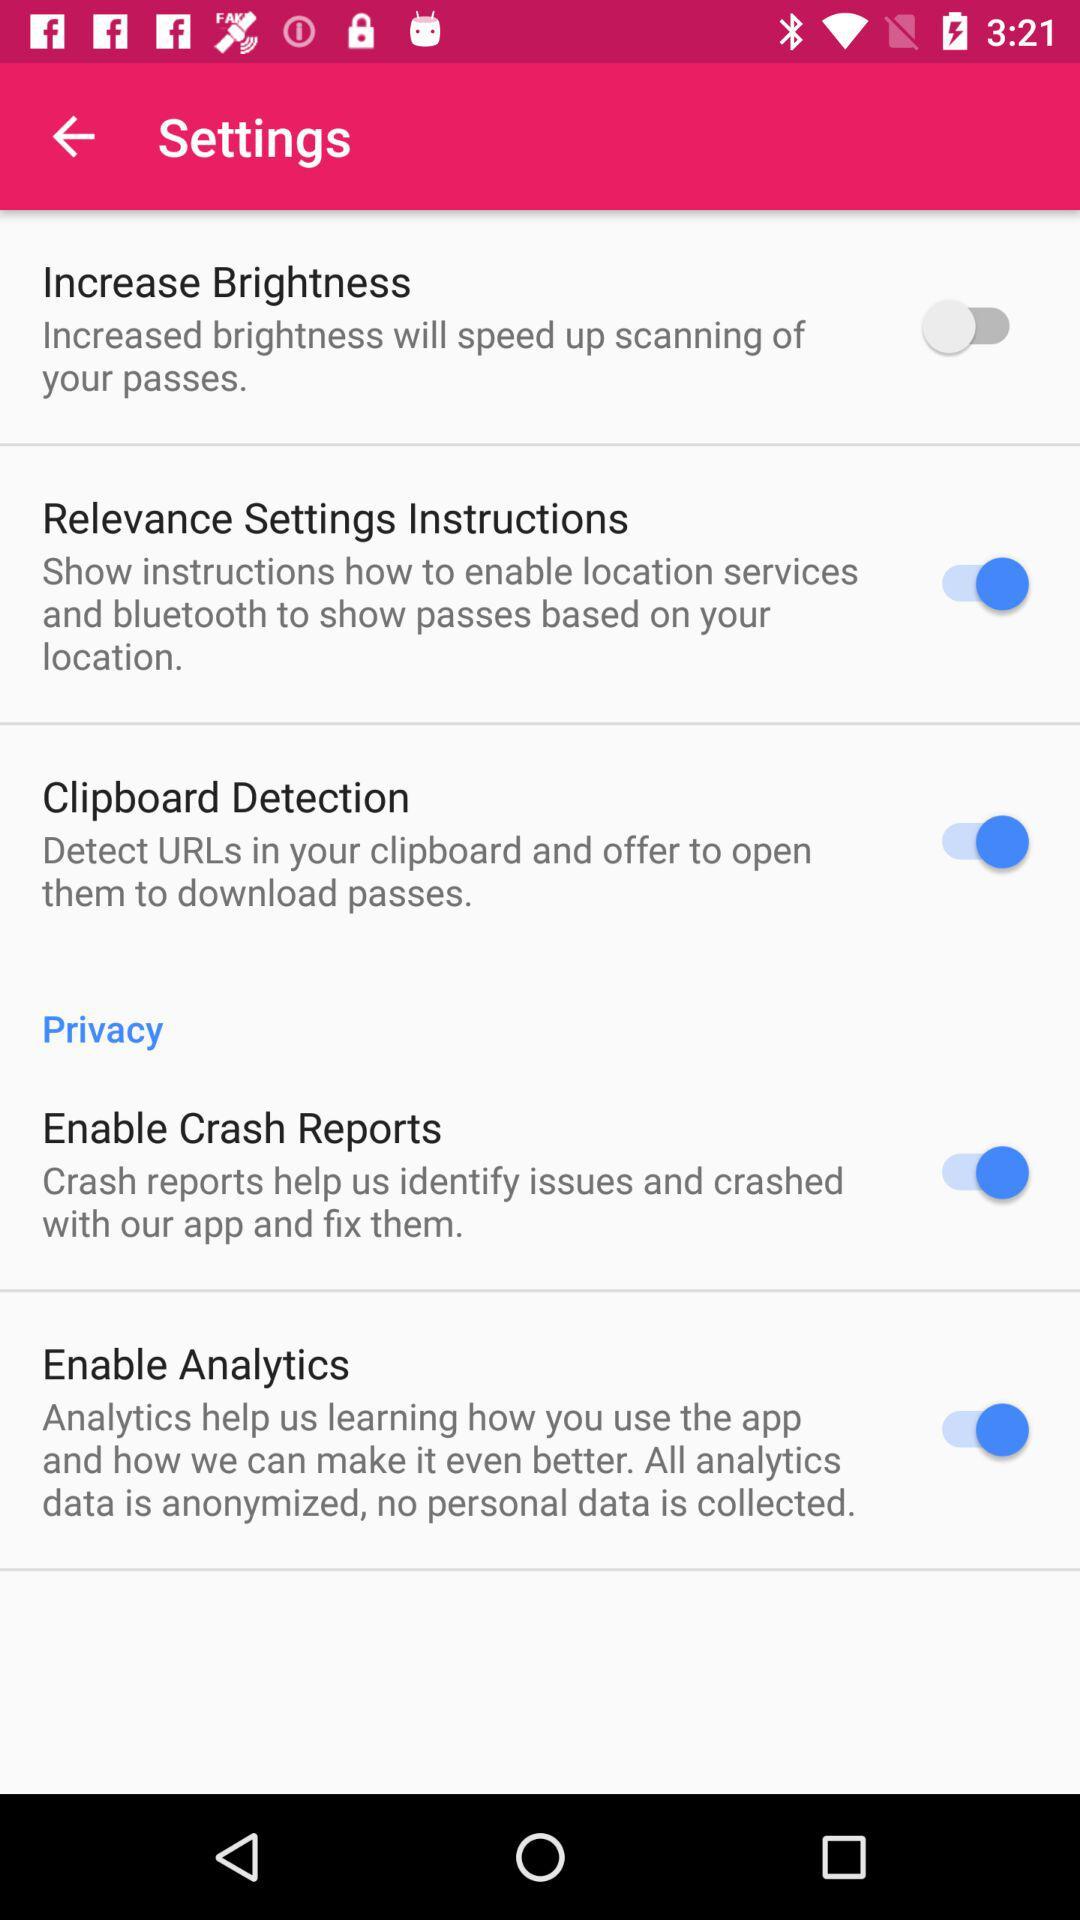 Image resolution: width=1080 pixels, height=1920 pixels. I want to click on the enable analytics item, so click(196, 1361).